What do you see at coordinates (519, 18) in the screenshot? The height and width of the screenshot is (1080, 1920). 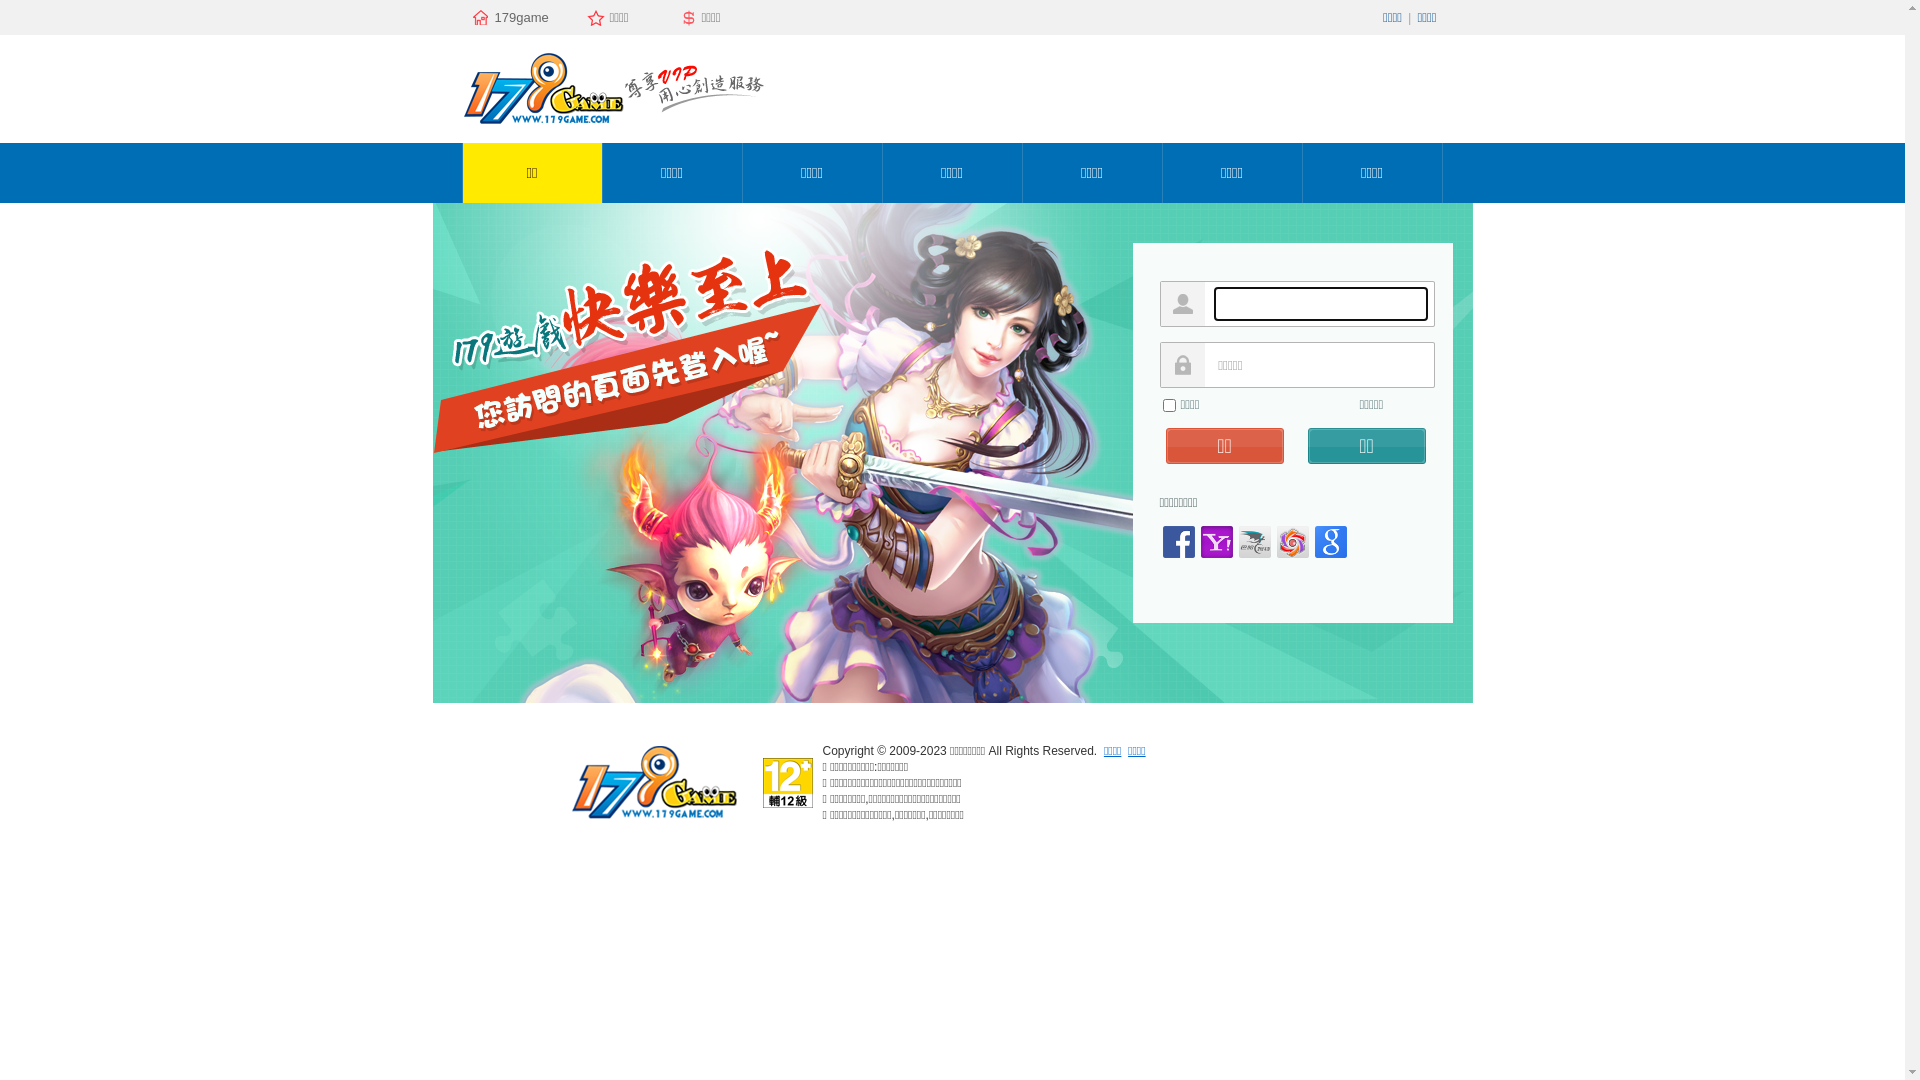 I see `'179game'` at bounding box center [519, 18].